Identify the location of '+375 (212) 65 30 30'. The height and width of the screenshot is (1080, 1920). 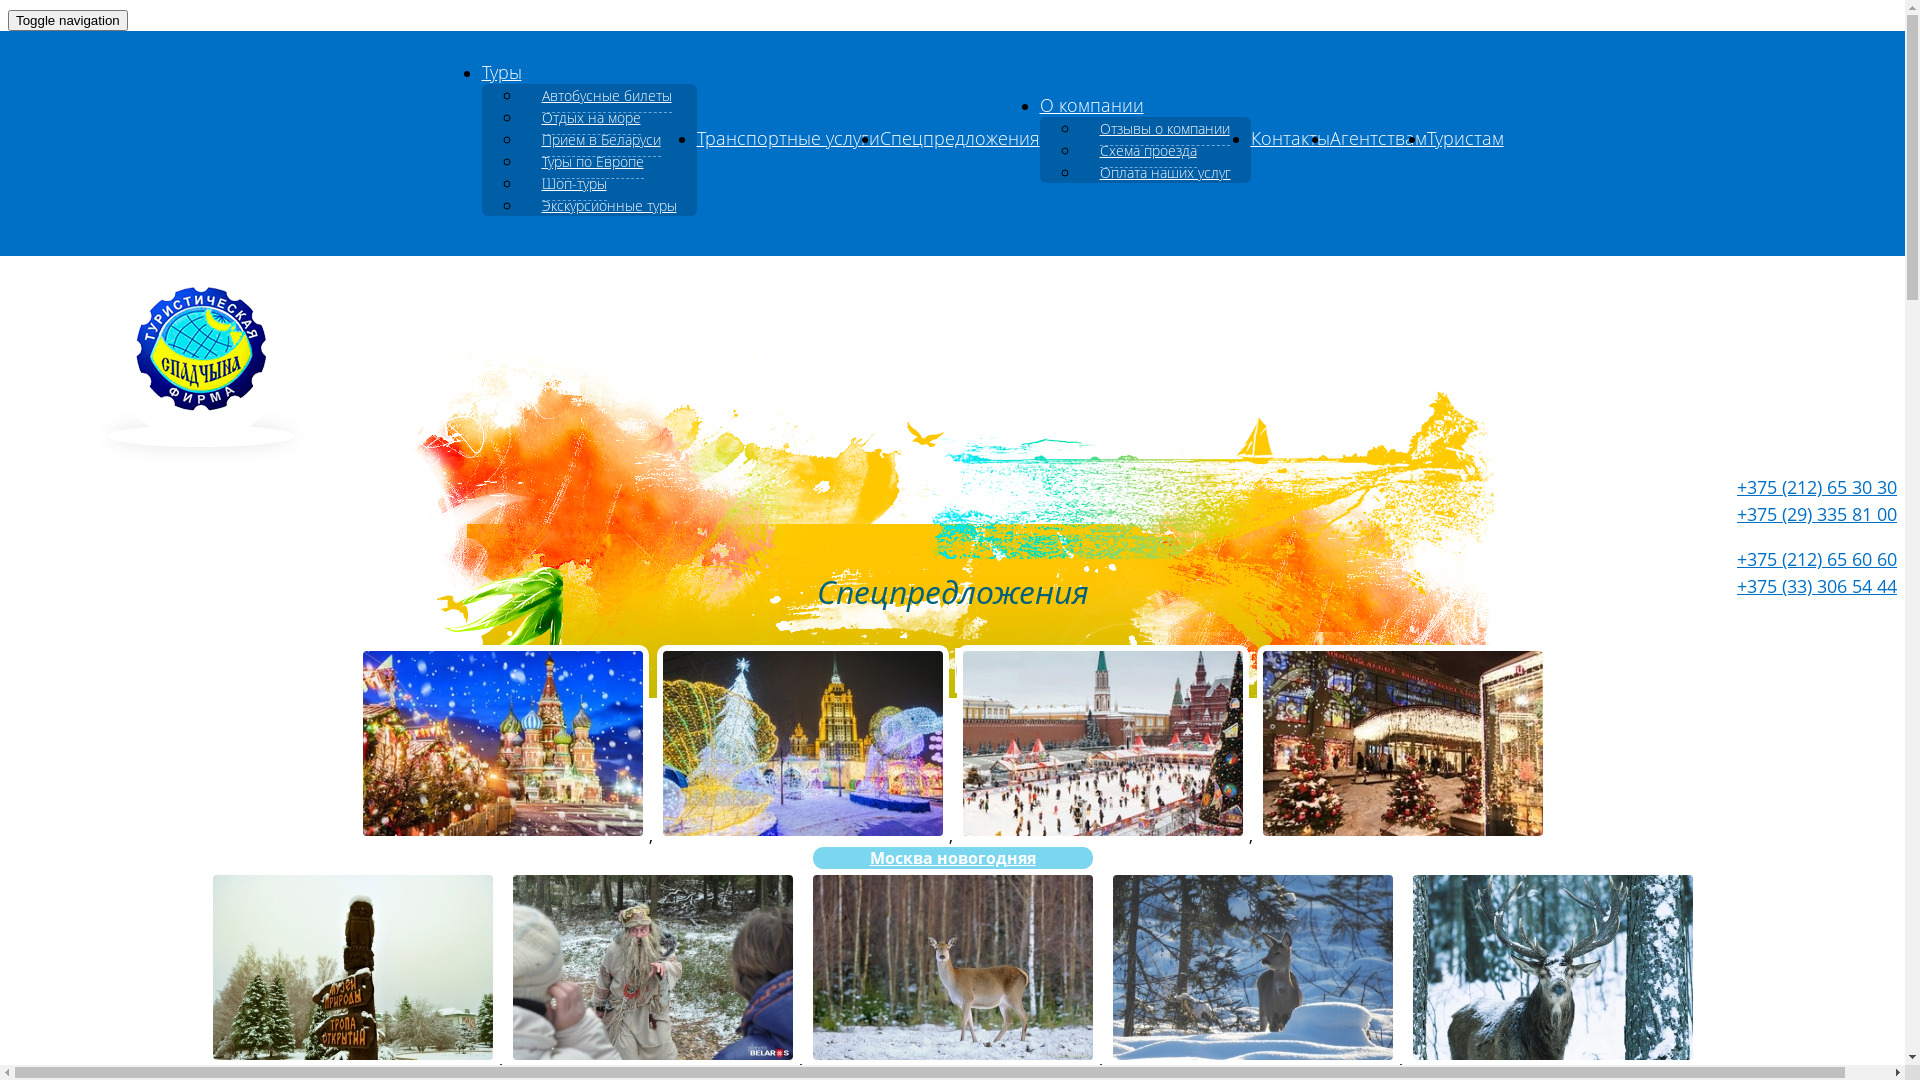
(1817, 486).